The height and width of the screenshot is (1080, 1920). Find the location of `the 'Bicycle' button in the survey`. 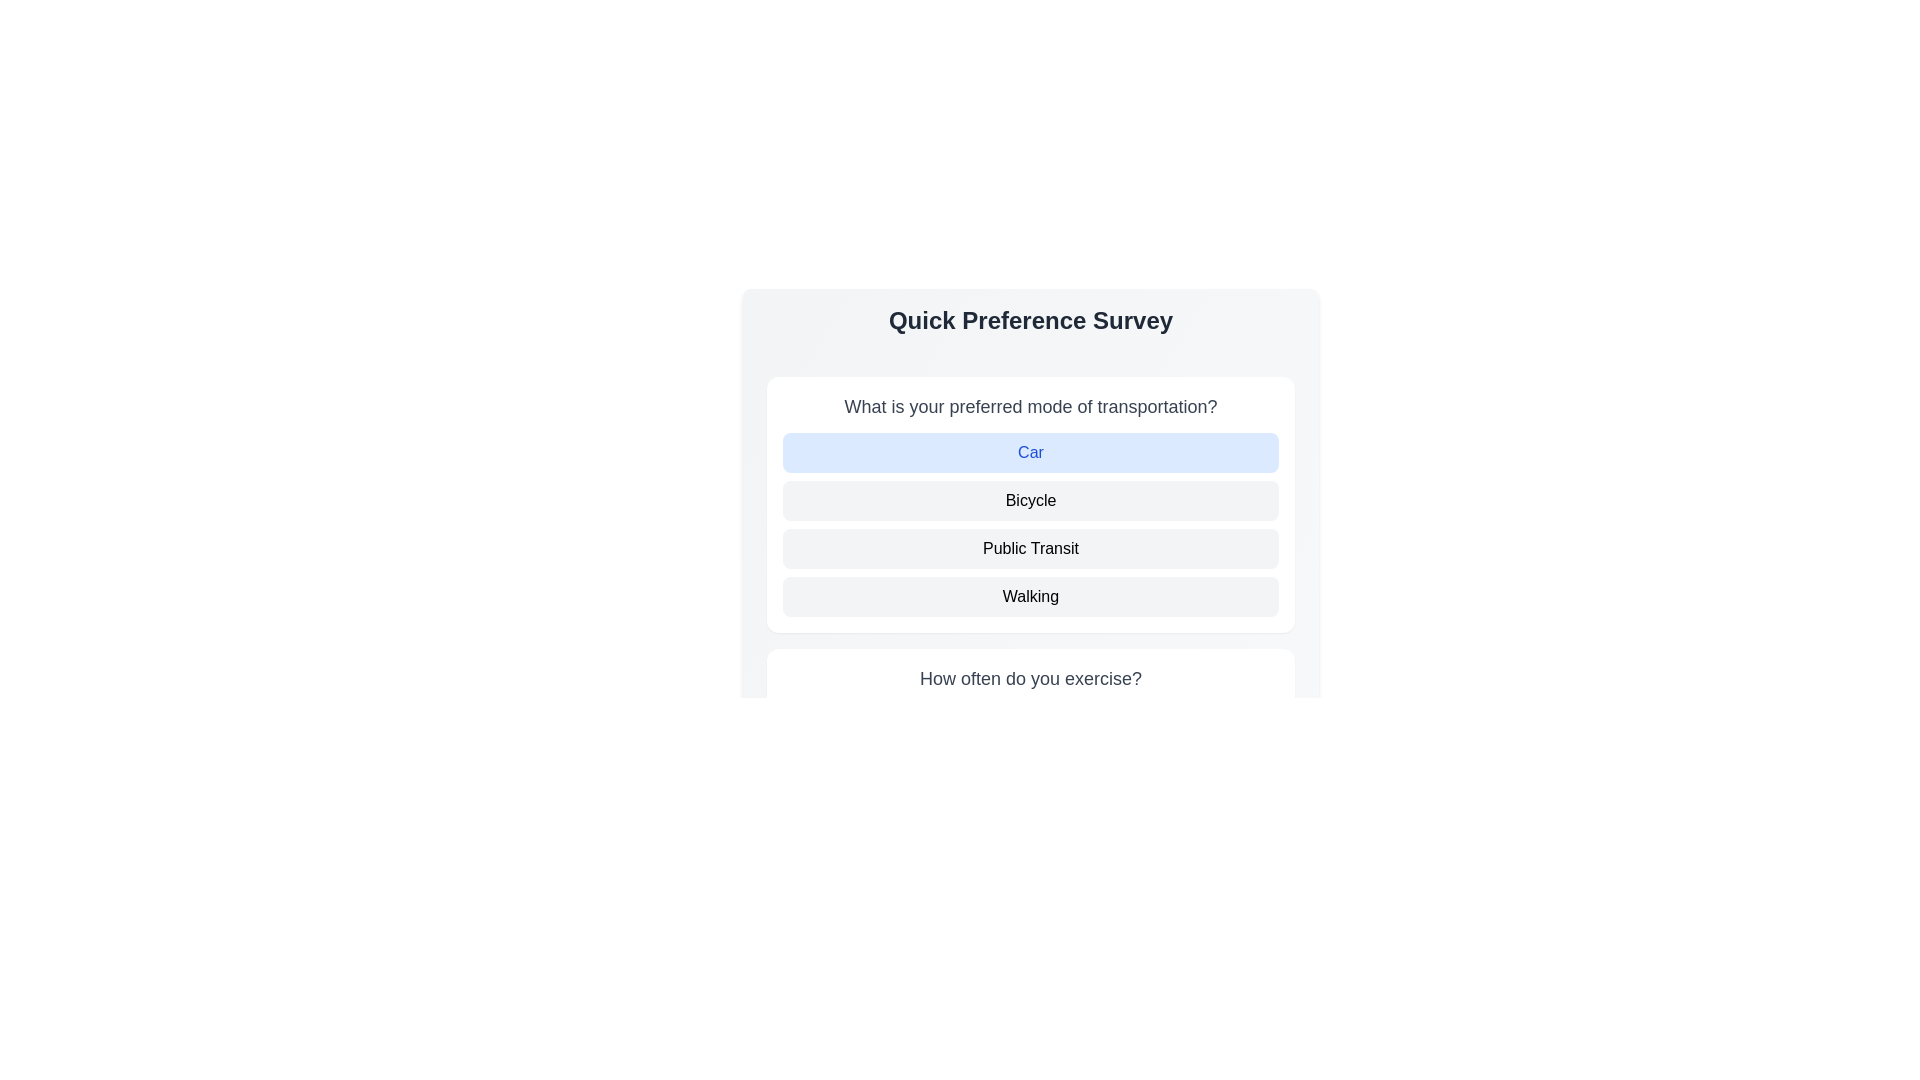

the 'Bicycle' button in the survey is located at coordinates (1031, 500).